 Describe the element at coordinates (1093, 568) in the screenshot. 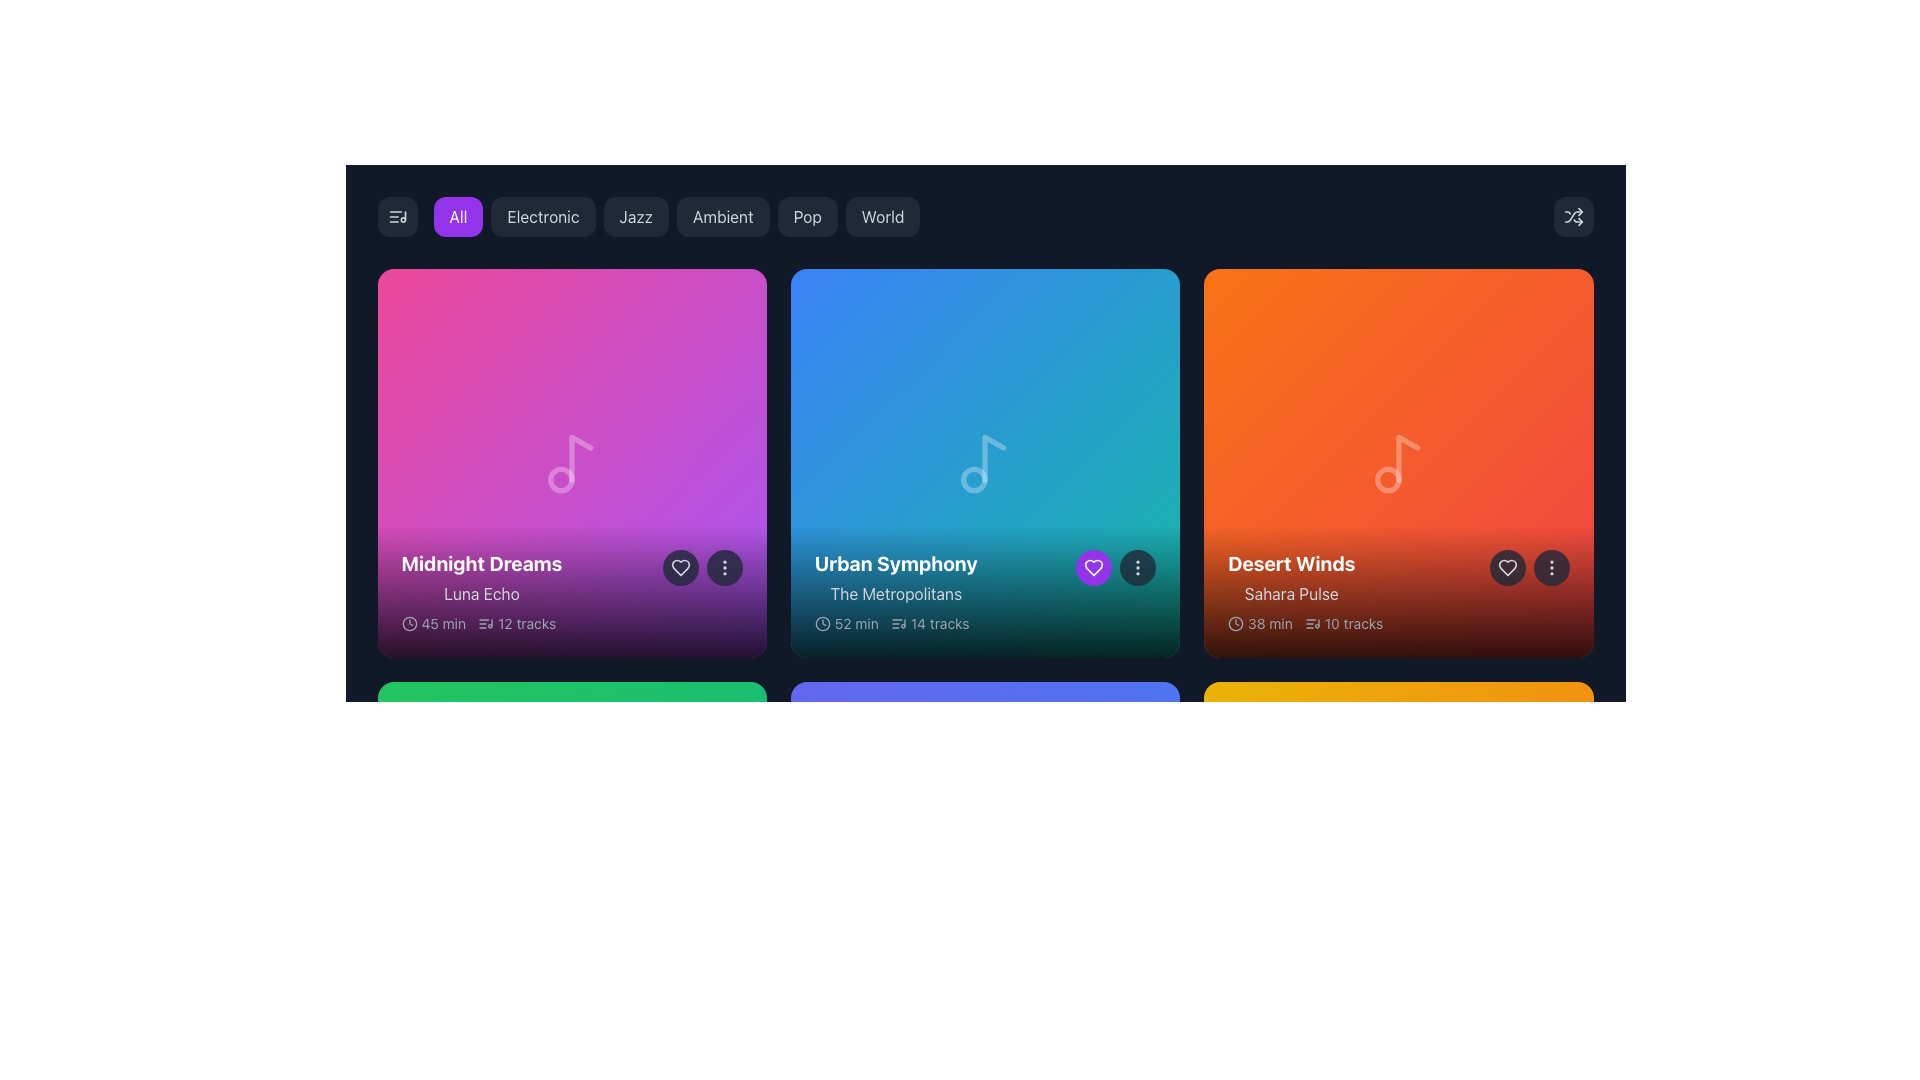

I see `the heart icon button located at the bottom-right corner of the 'Urban Symphony' card to mark it as a favorite` at that location.